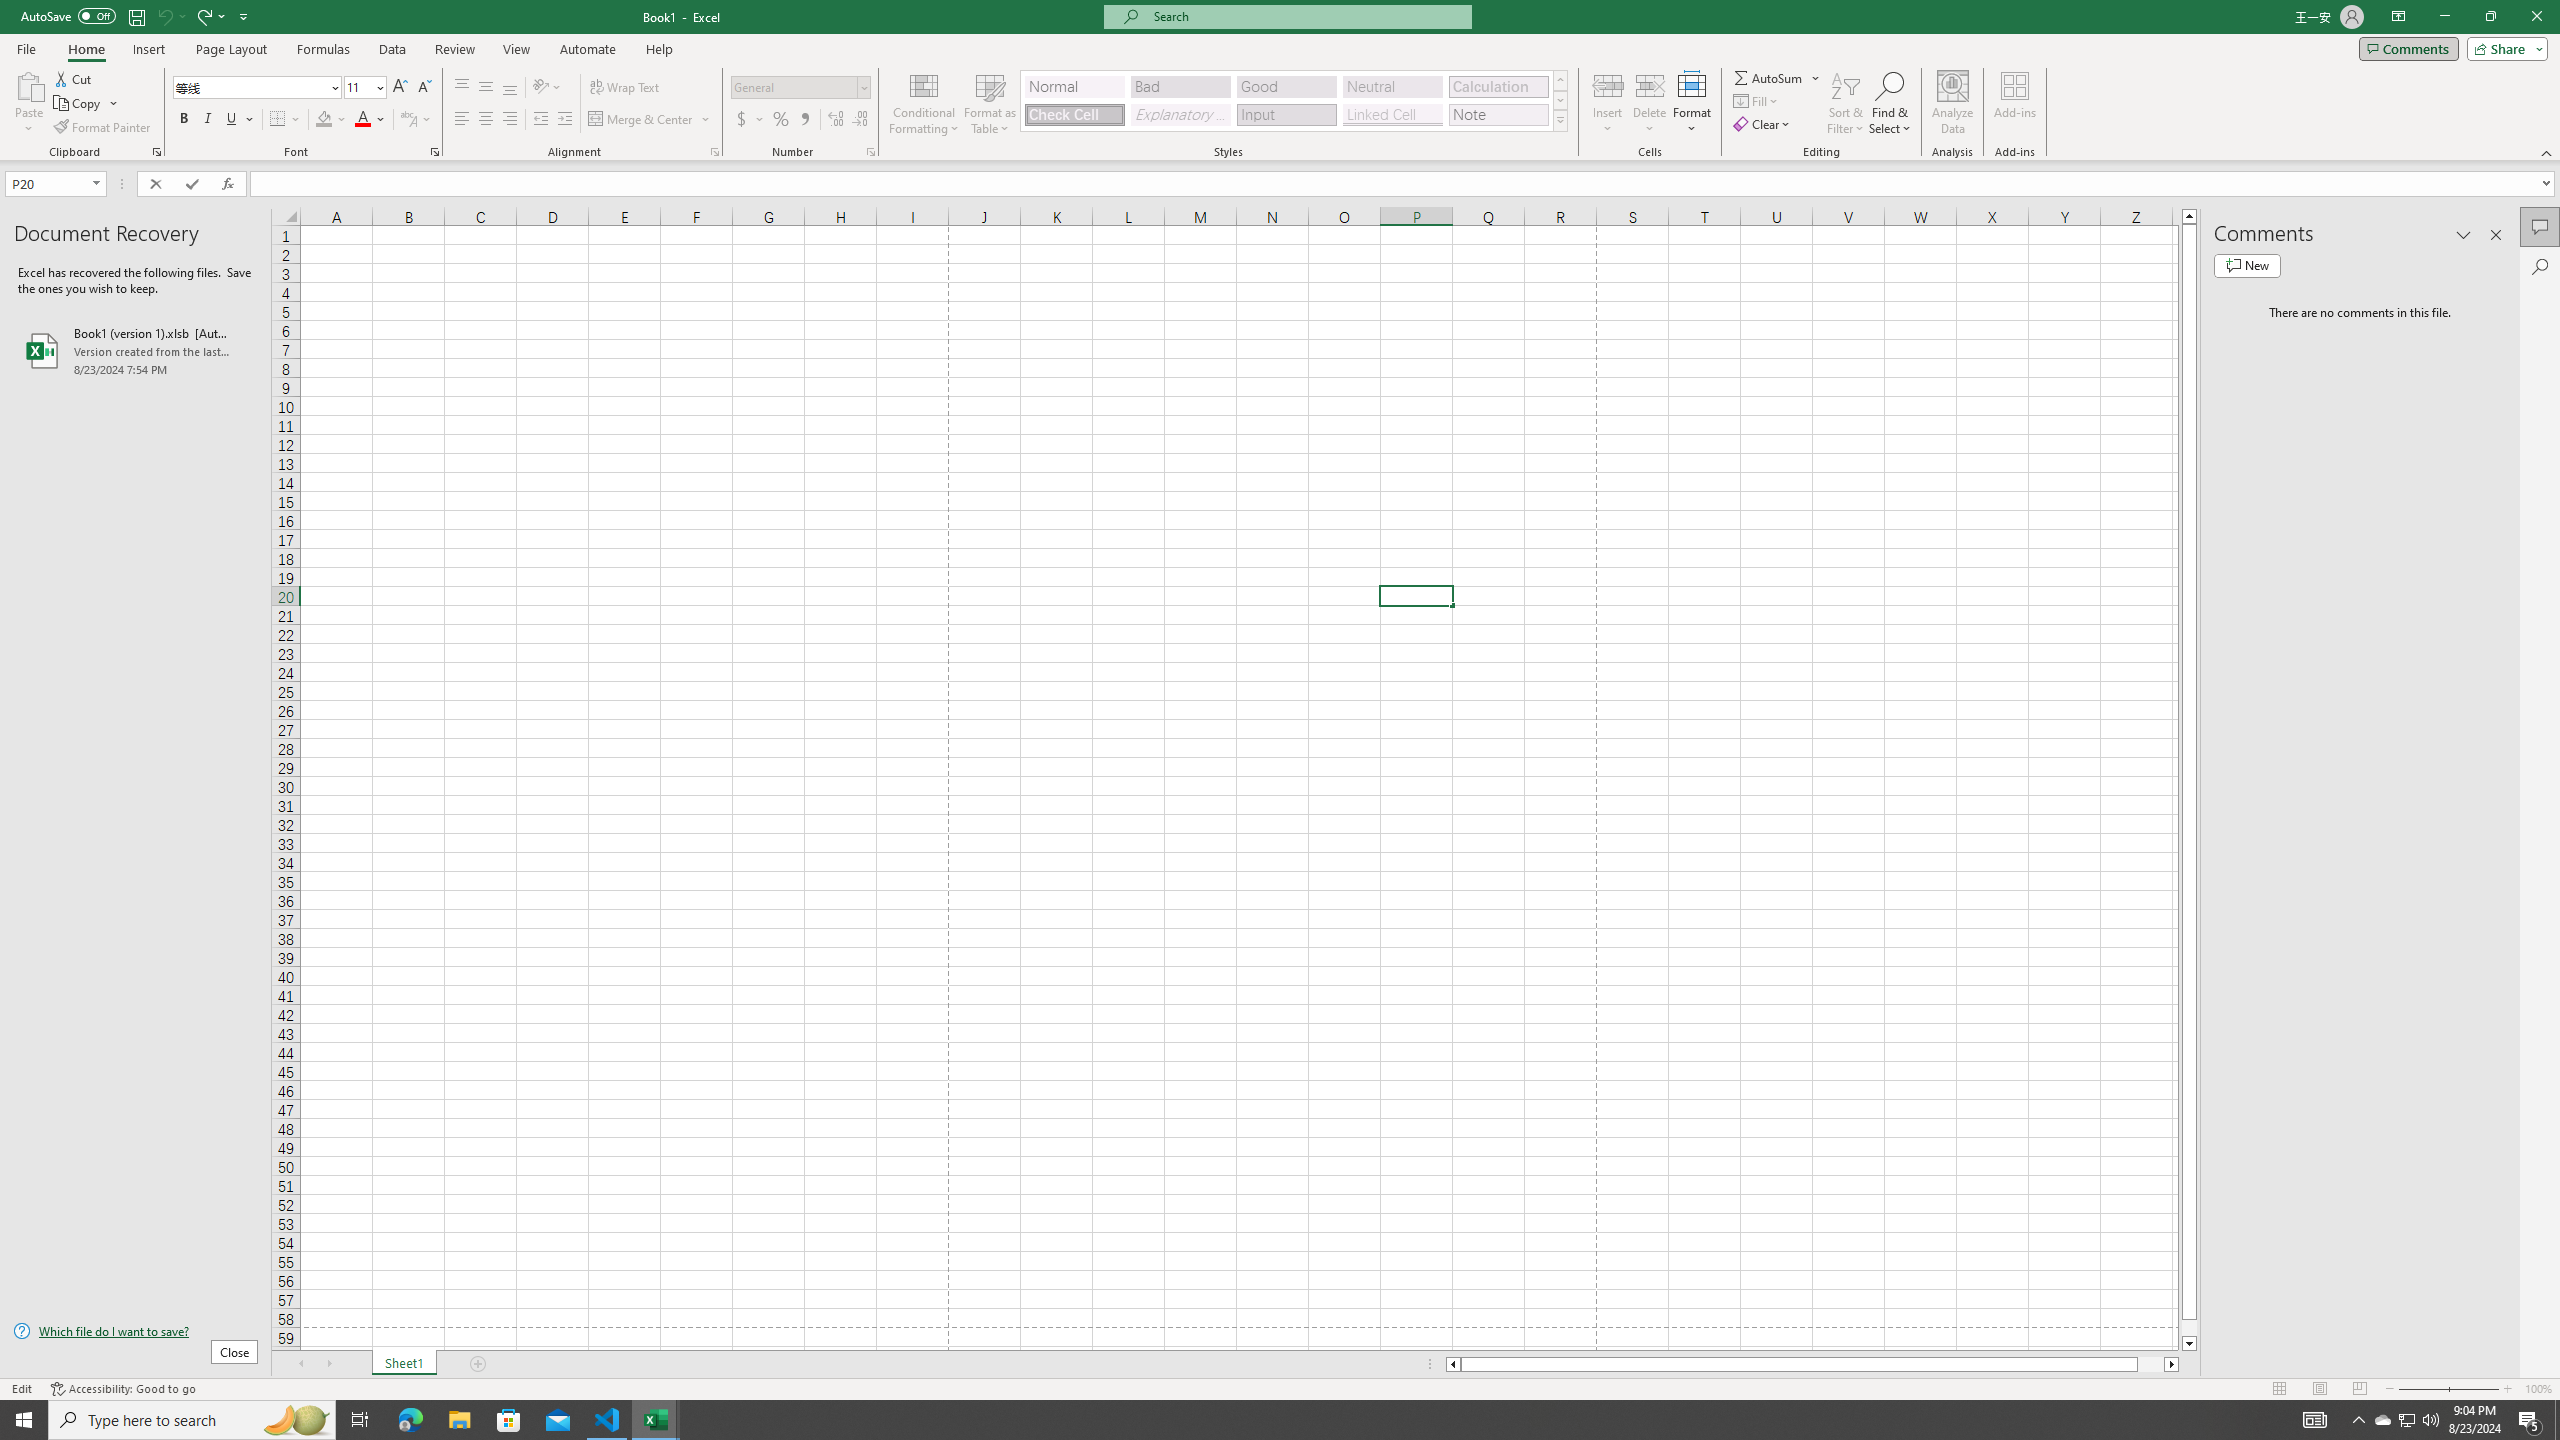 Image resolution: width=2560 pixels, height=1440 pixels. I want to click on 'Wrap Text', so click(624, 87).